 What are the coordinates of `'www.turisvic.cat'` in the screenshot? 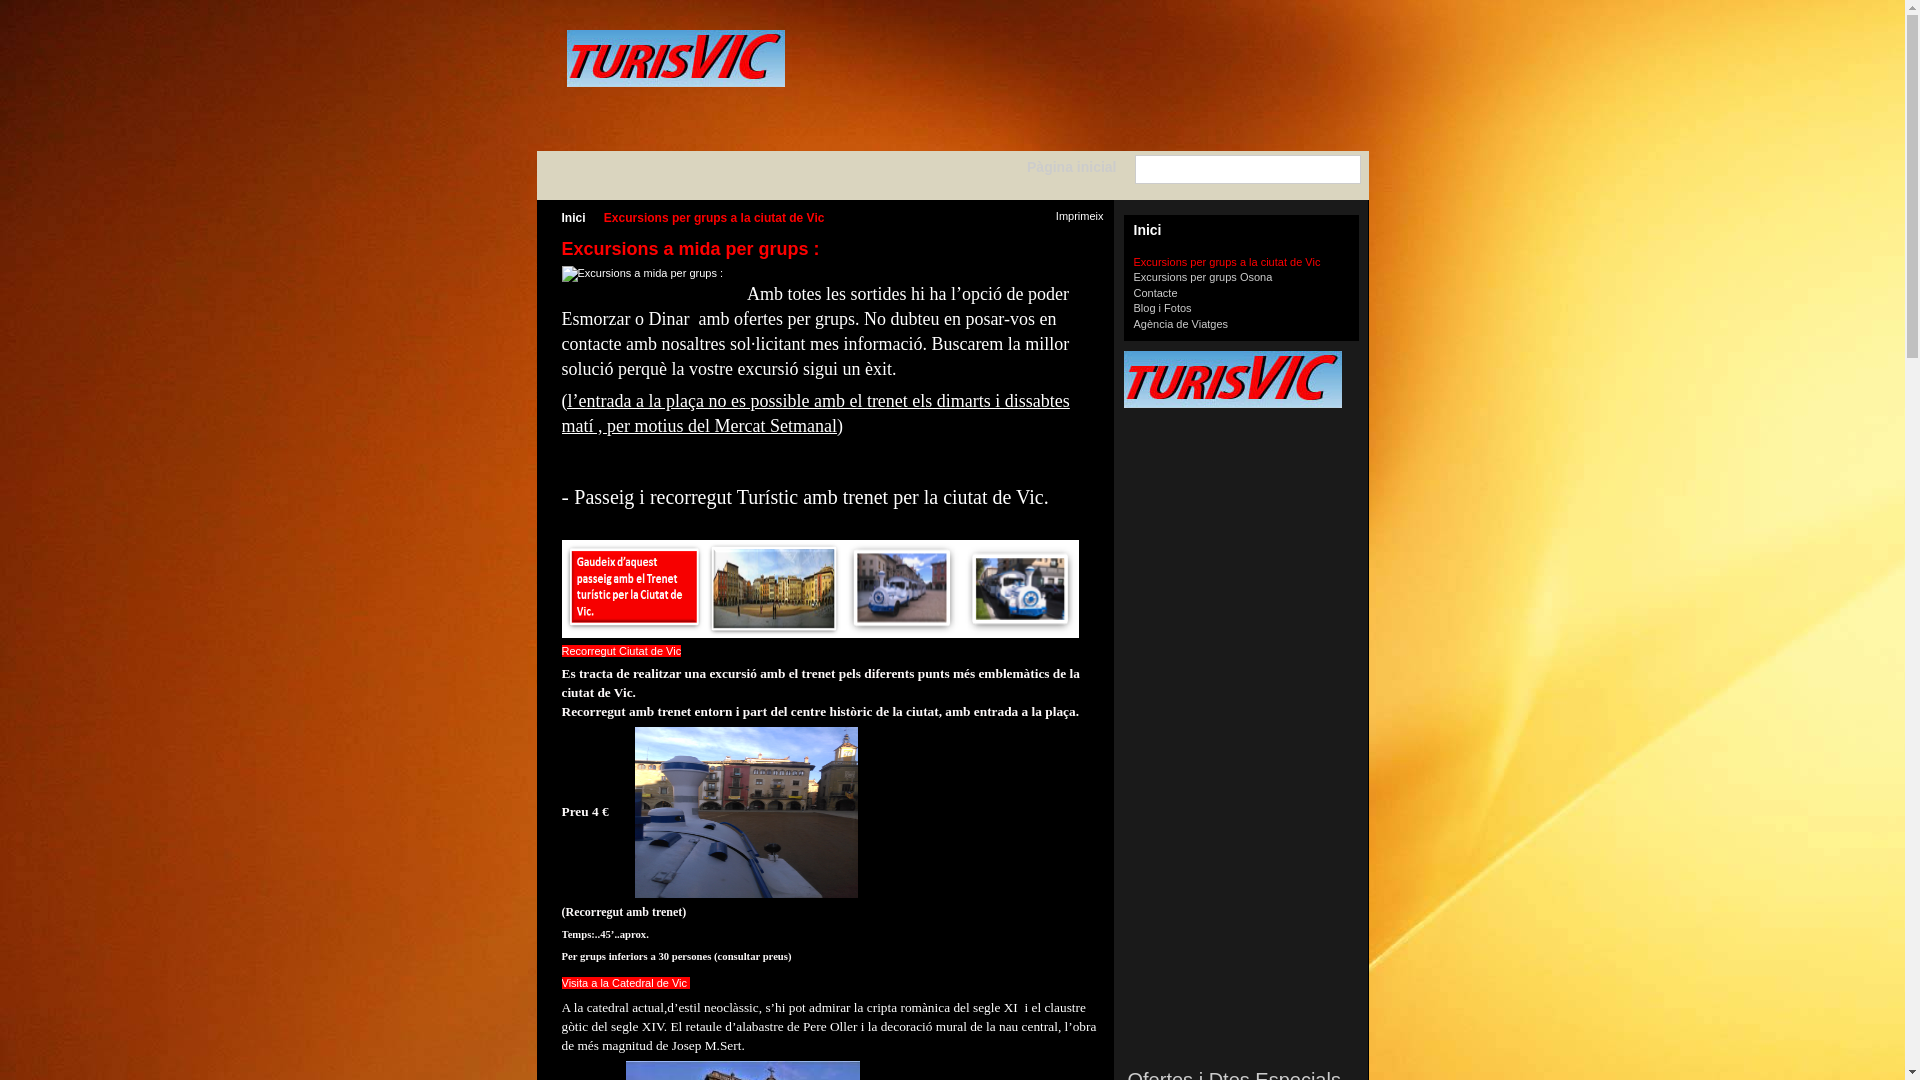 It's located at (675, 57).